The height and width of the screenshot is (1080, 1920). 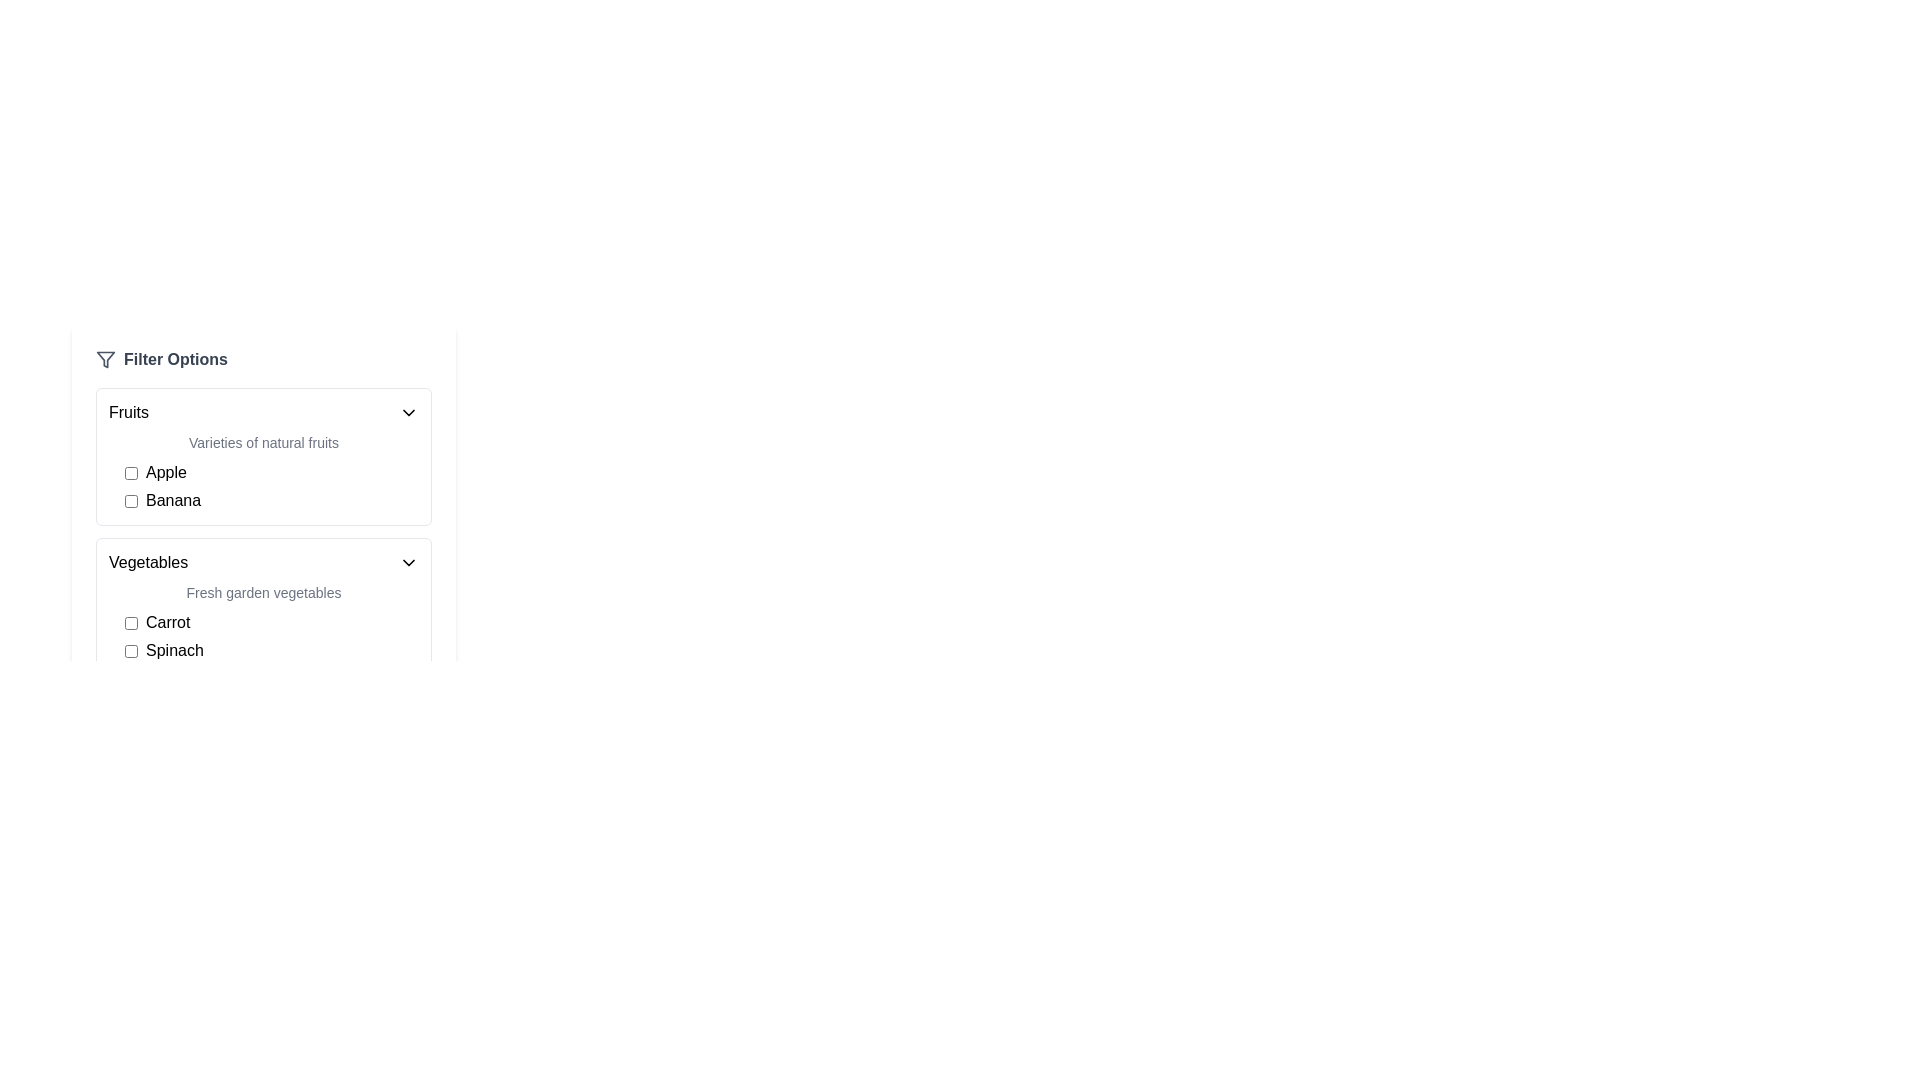 What do you see at coordinates (147, 563) in the screenshot?
I see `the 'Vegetables' header text label` at bounding box center [147, 563].